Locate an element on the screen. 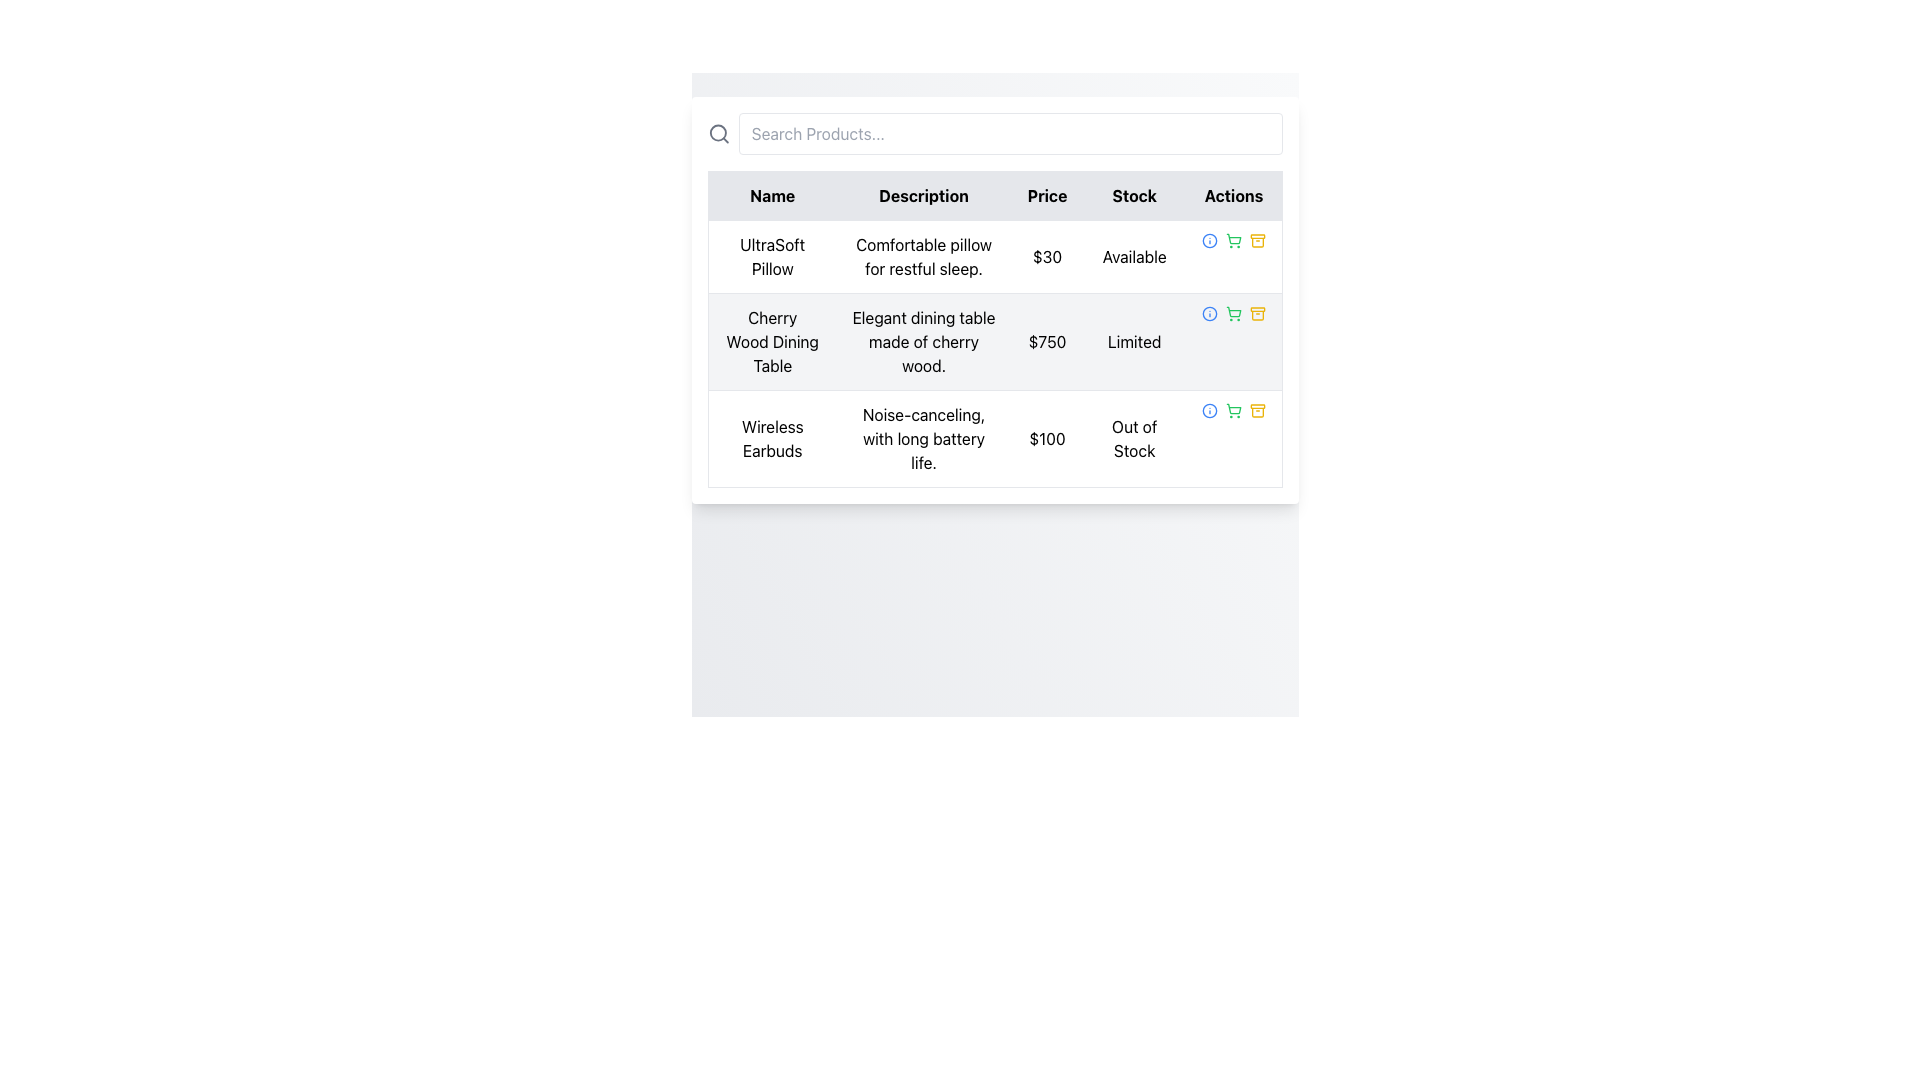  the header label positioned as the fifth item in the table header row, located at the far right is located at coordinates (1233, 196).